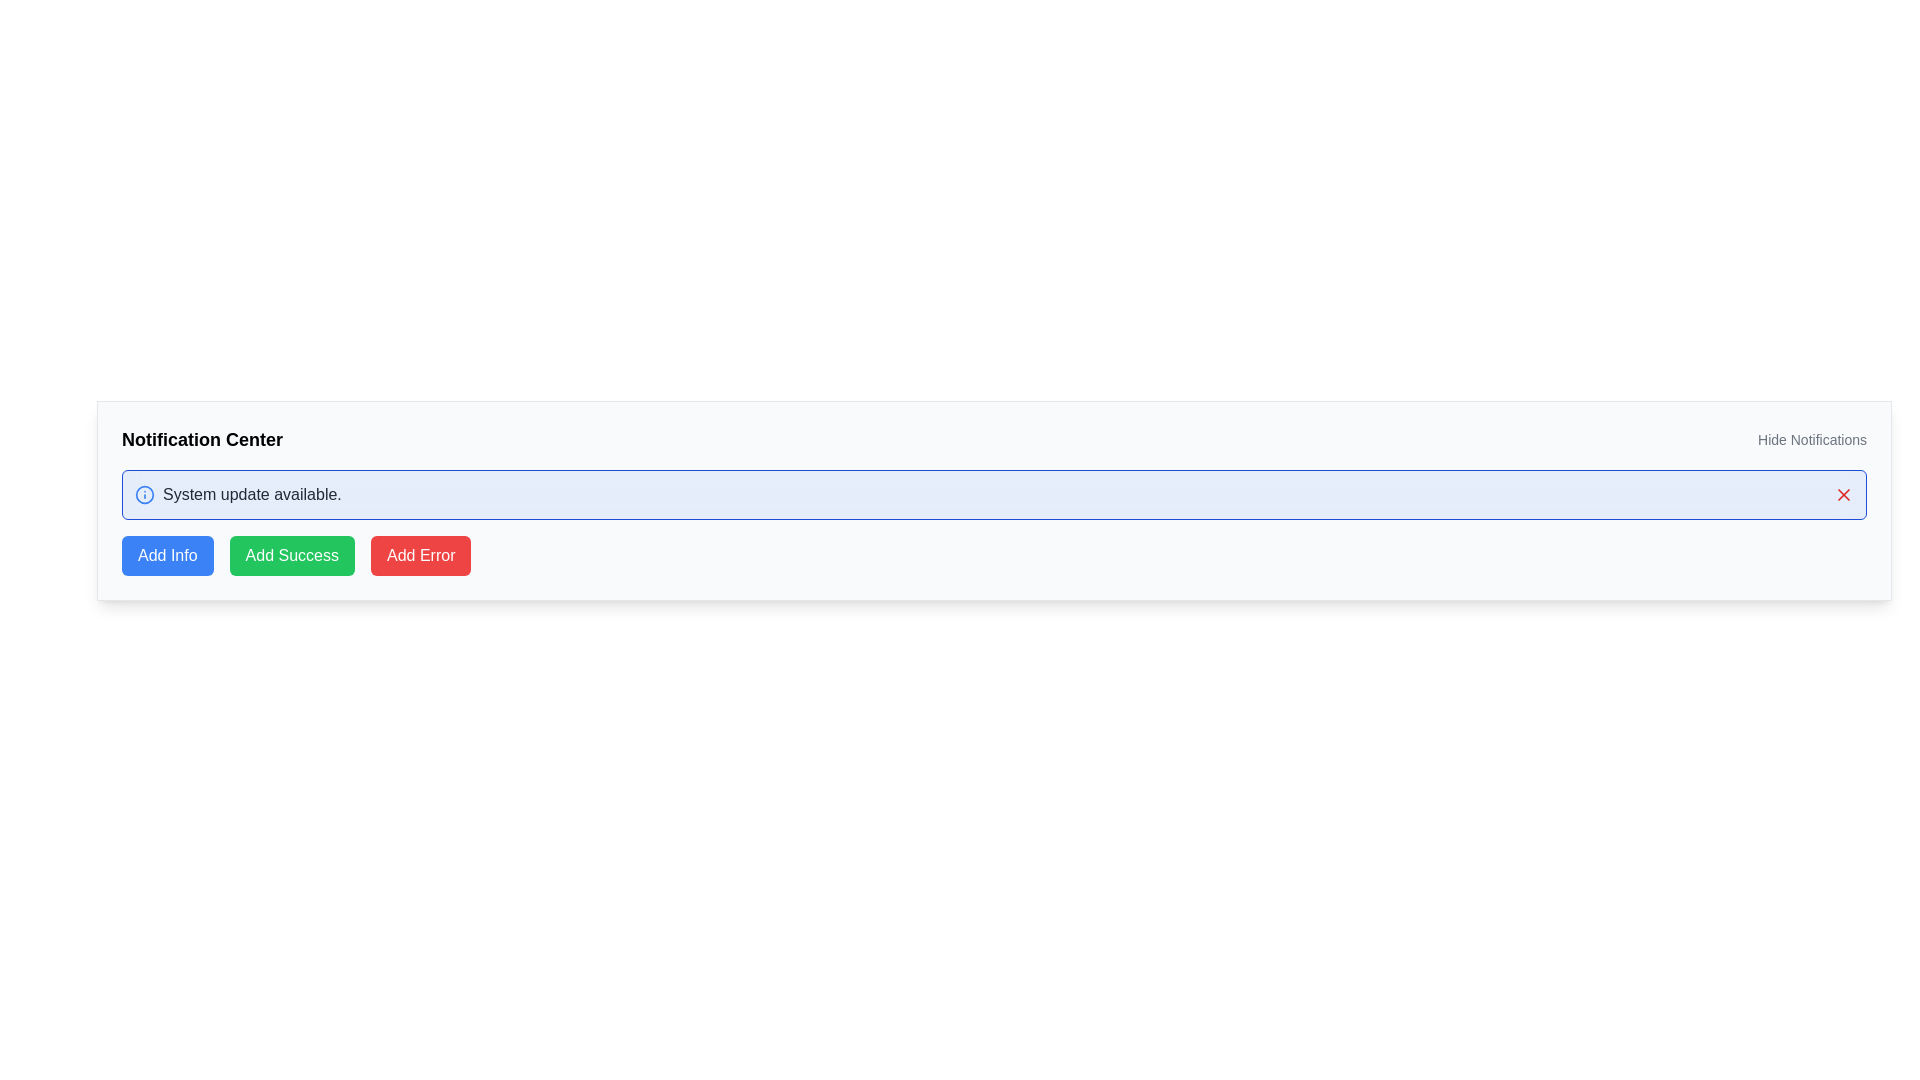 The image size is (1920, 1080). I want to click on the informational icon indicating 'System update available.' which is positioned to the left of the text, so click(143, 494).